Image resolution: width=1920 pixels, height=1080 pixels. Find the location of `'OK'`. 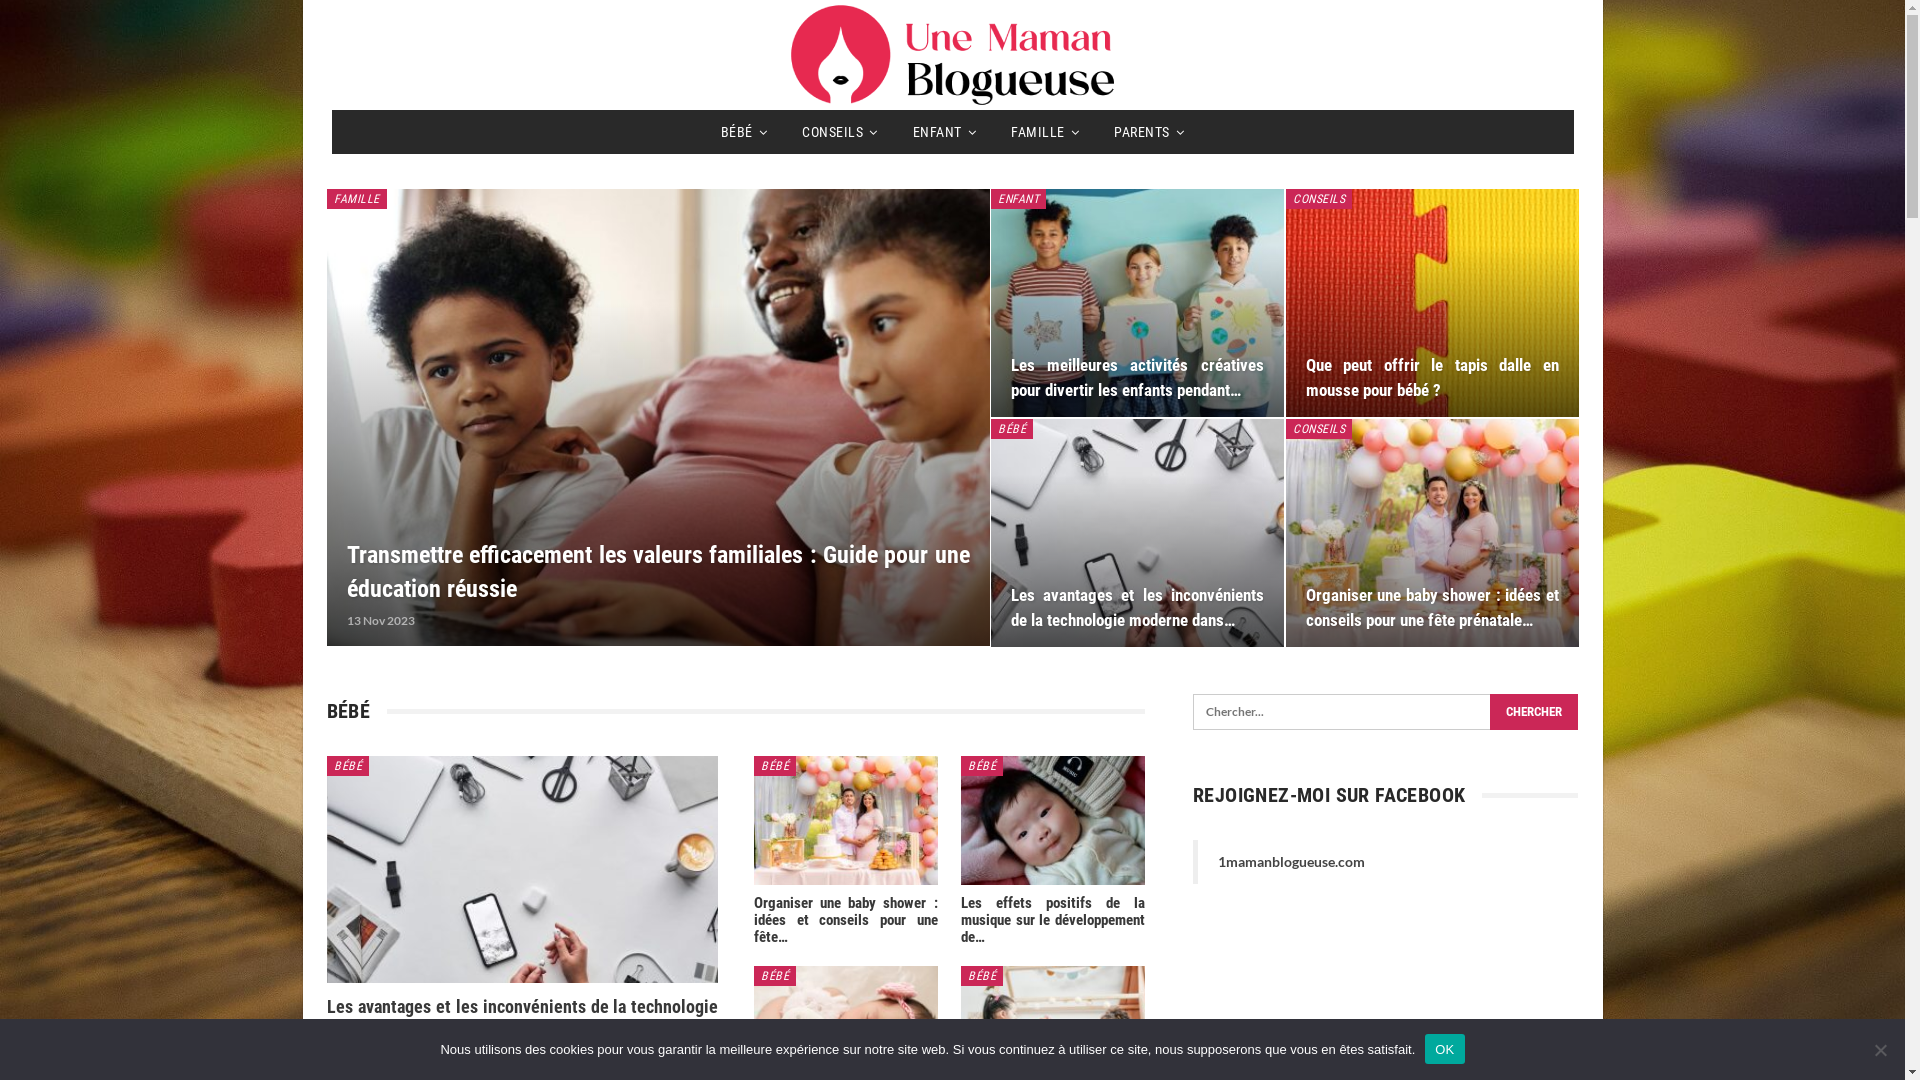

'OK' is located at coordinates (1424, 1048).